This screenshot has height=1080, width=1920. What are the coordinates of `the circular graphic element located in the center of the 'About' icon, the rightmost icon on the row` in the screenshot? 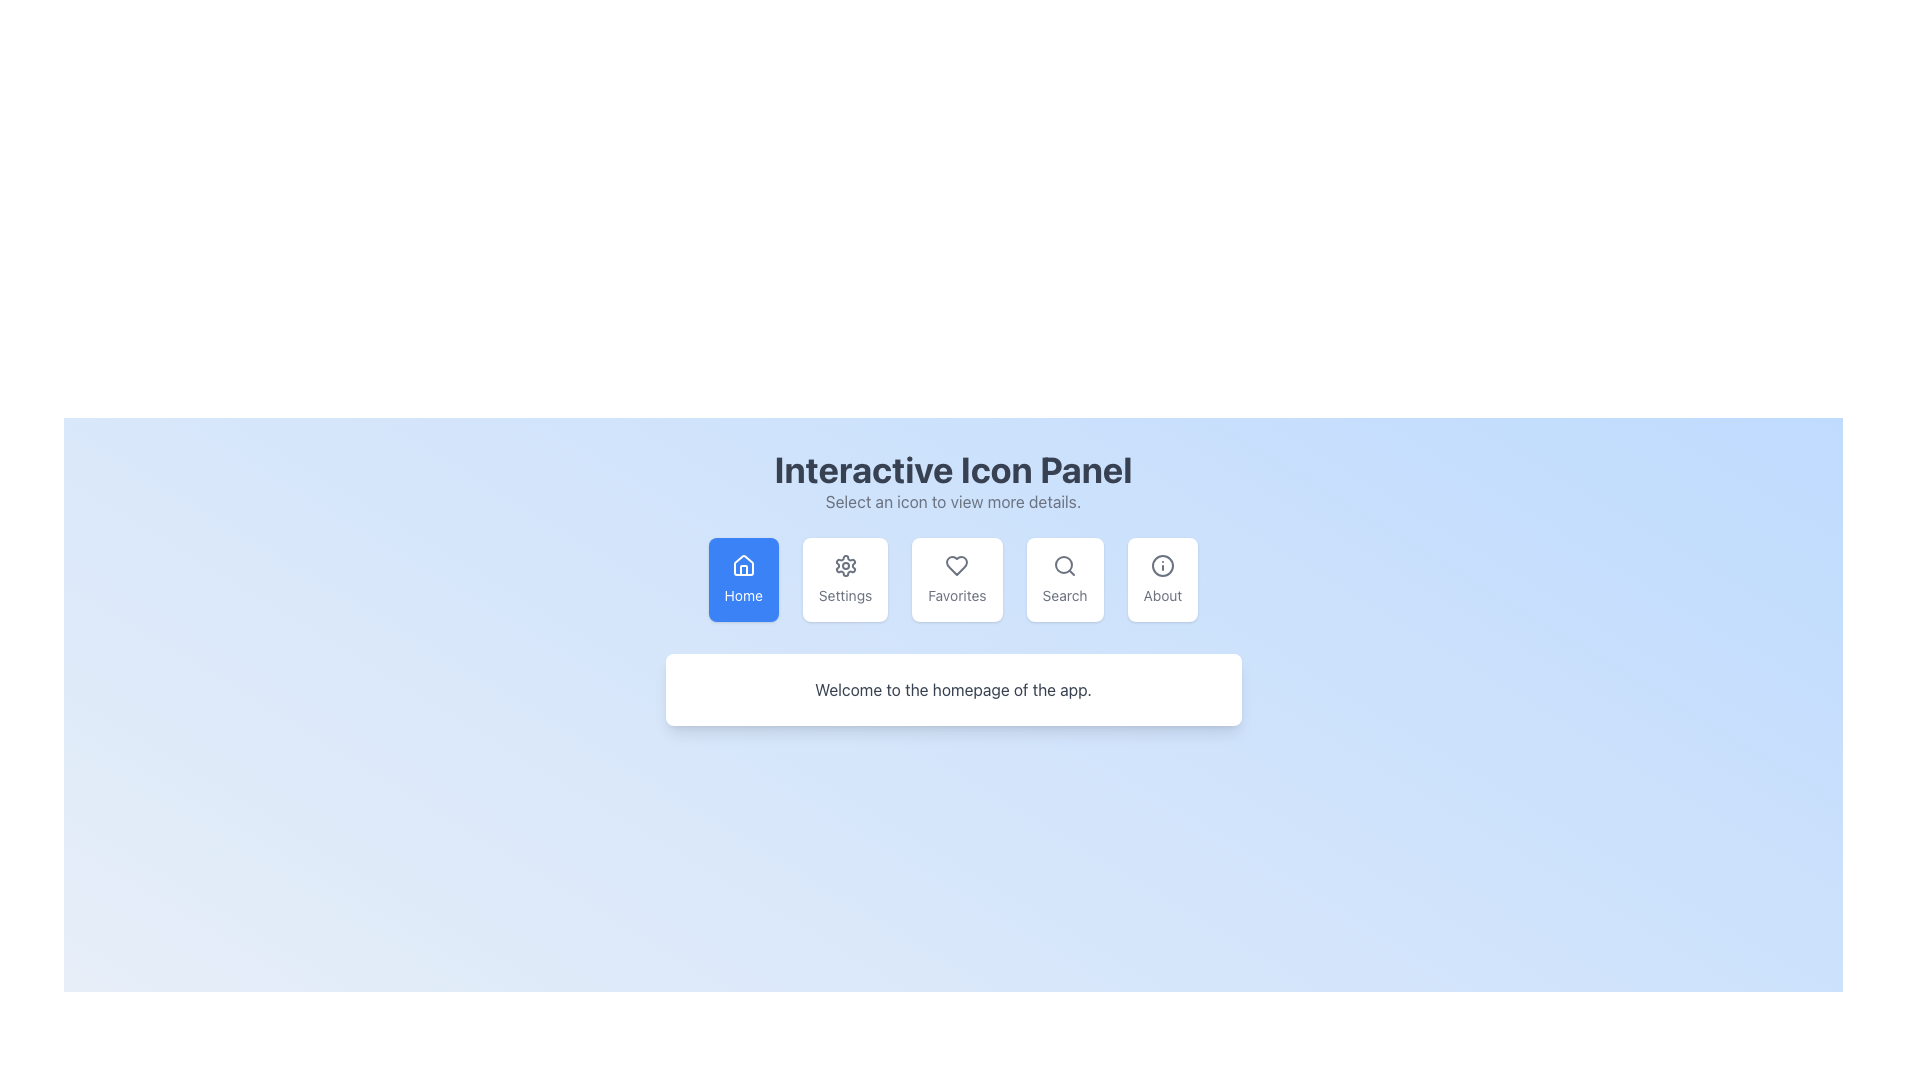 It's located at (1162, 566).